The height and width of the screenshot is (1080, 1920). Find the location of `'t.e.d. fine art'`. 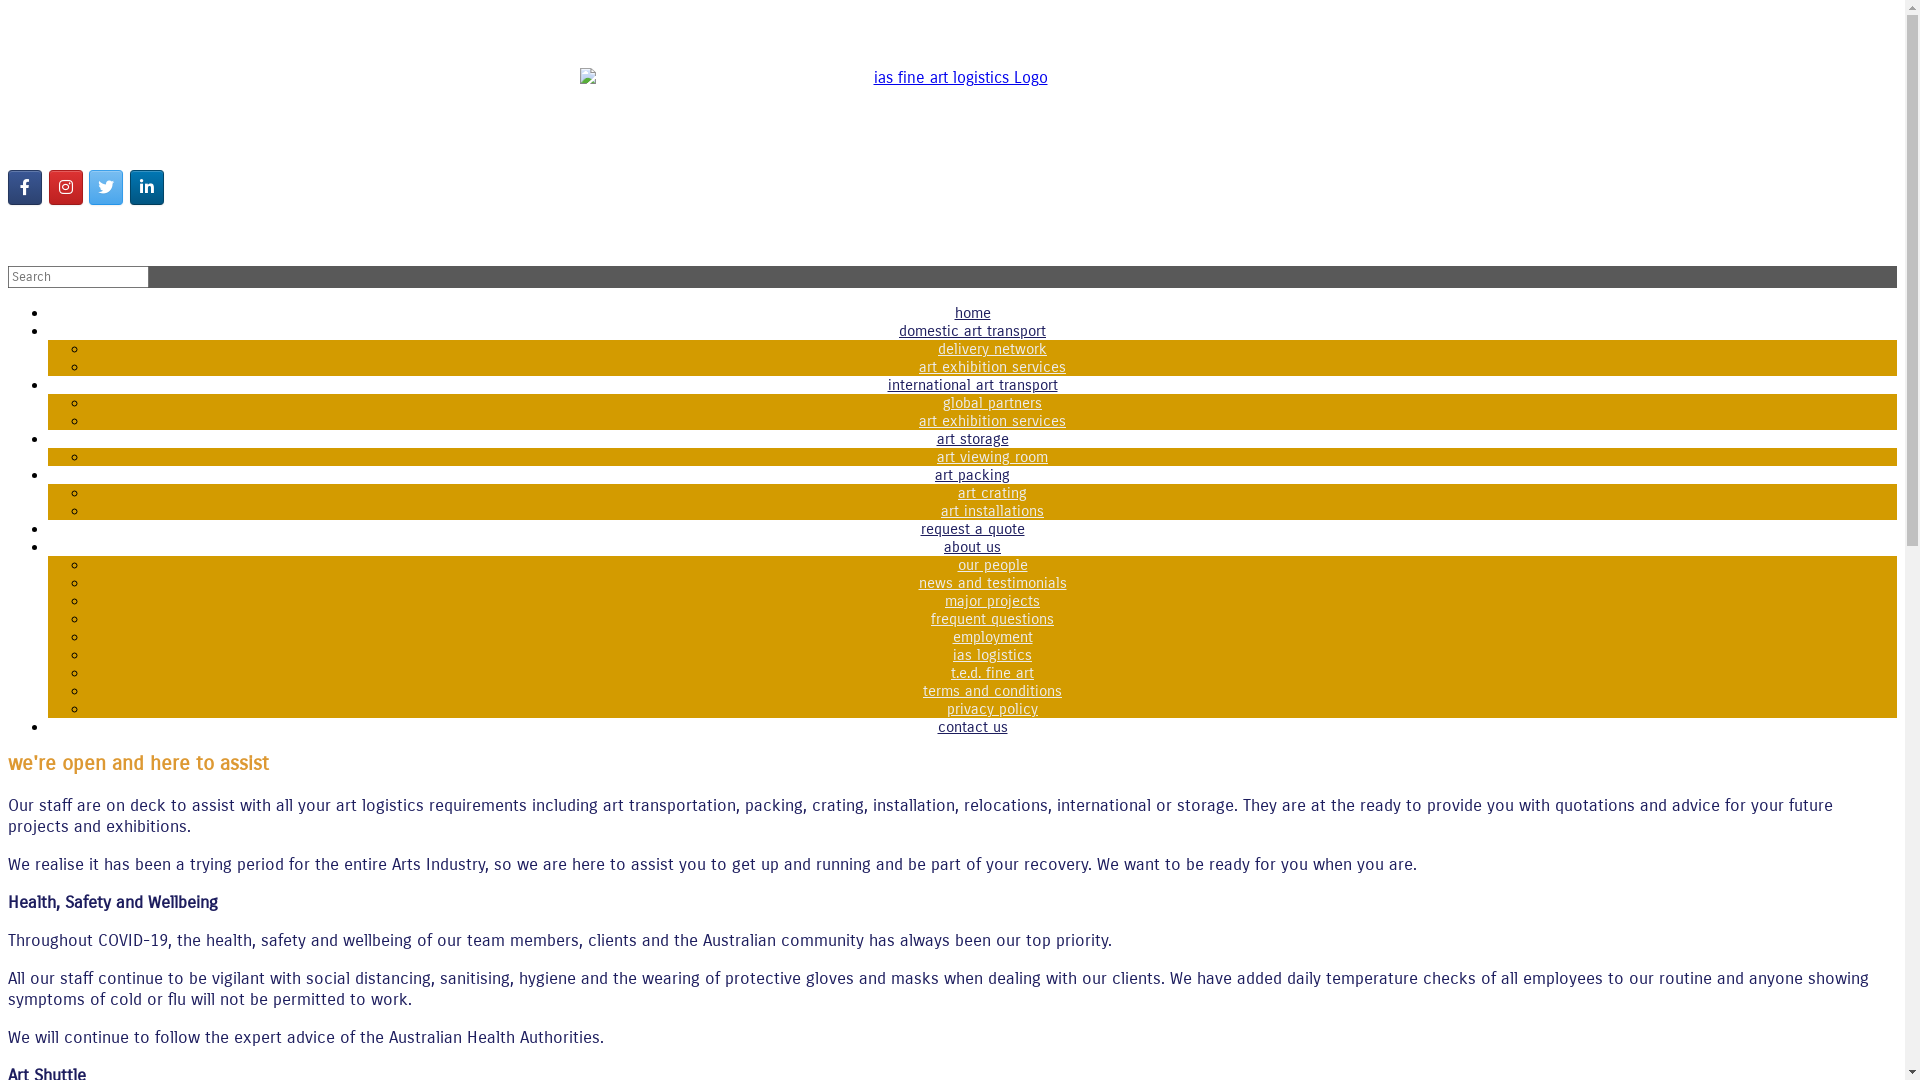

't.e.d. fine art' is located at coordinates (992, 672).